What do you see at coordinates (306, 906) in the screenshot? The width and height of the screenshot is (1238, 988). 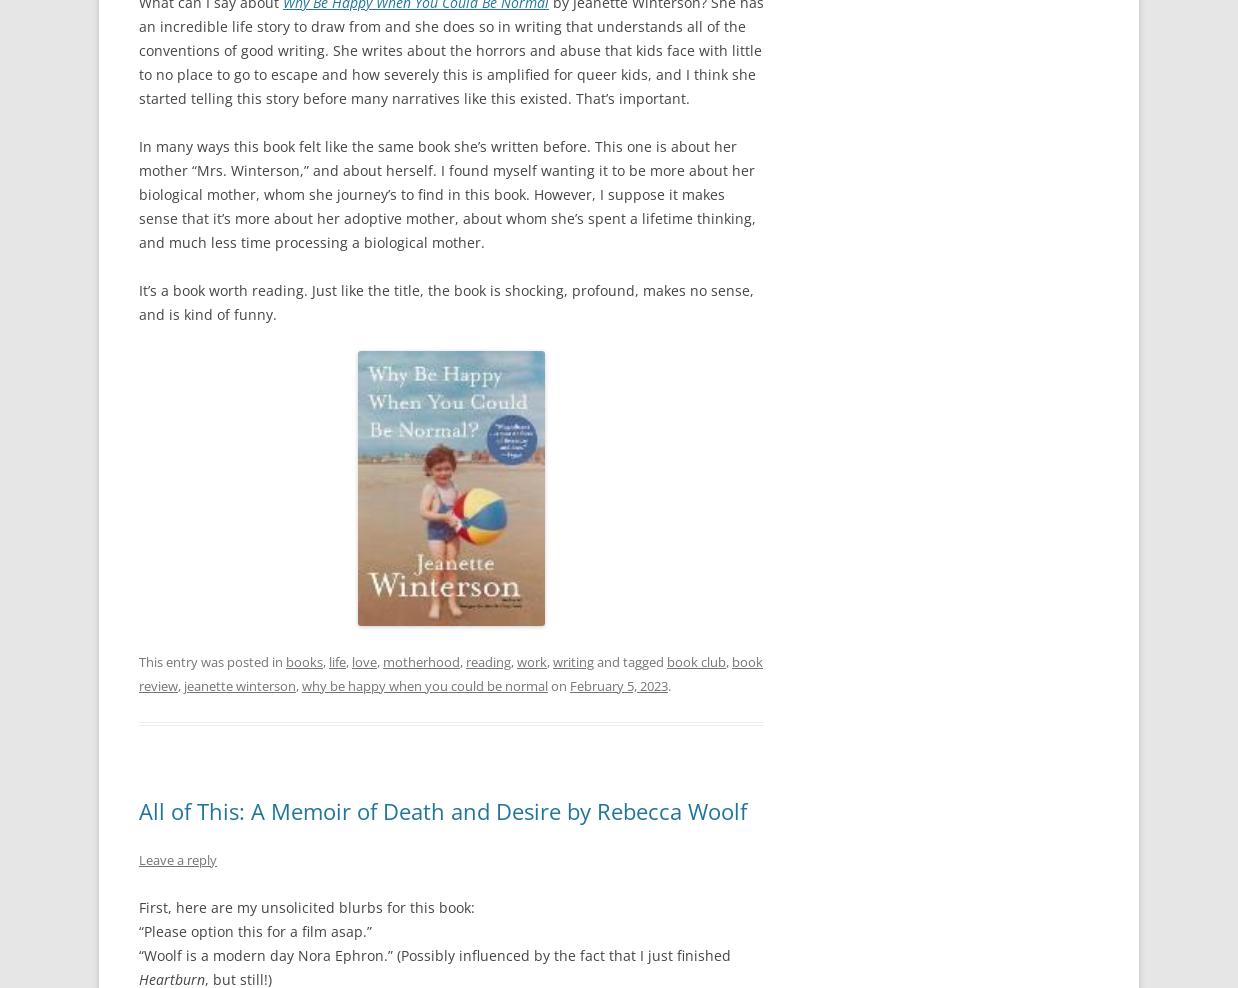 I see `'First, here are my unsolicited blurbs for this book:'` at bounding box center [306, 906].